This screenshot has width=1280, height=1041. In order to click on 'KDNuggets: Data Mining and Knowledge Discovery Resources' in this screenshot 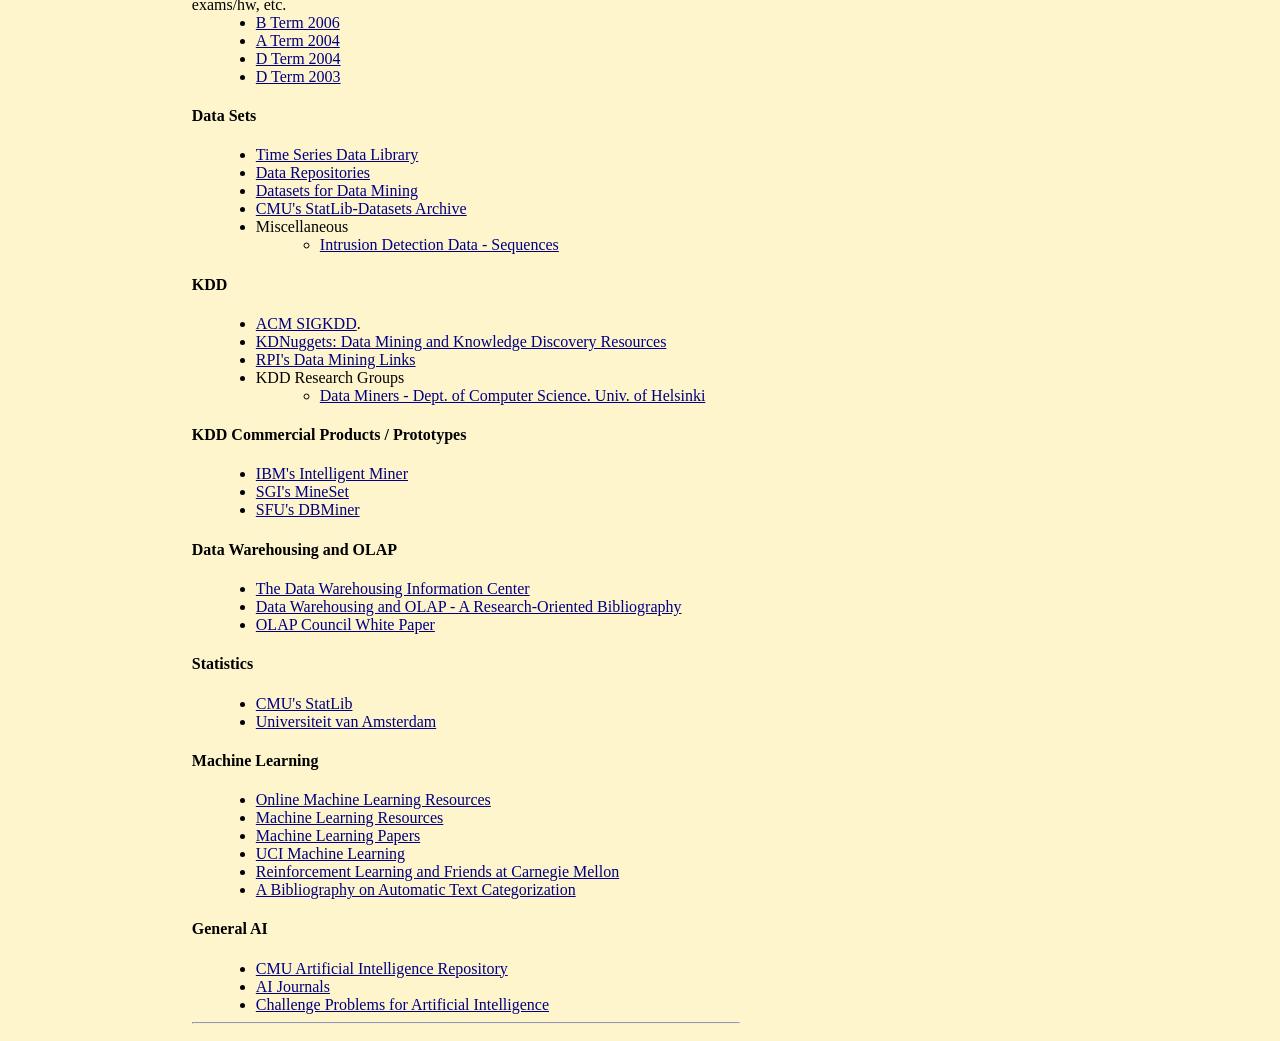, I will do `click(459, 340)`.